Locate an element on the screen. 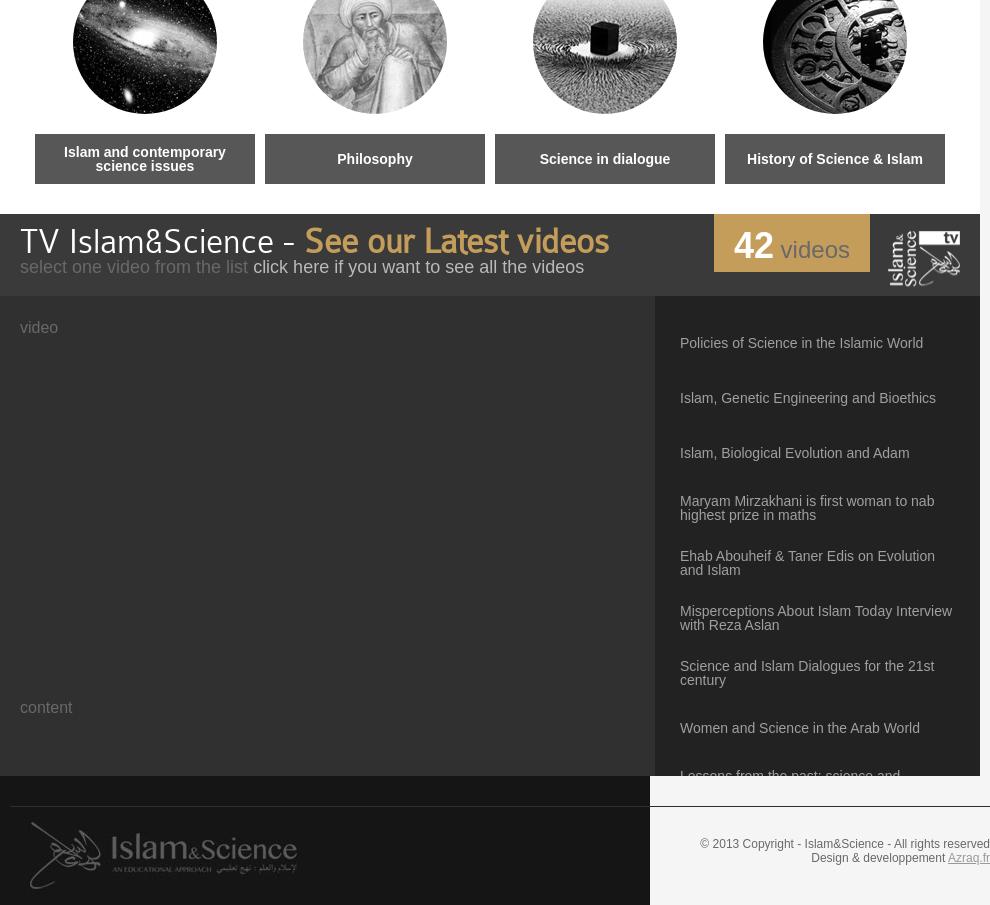  'Design & developpement' is located at coordinates (879, 857).